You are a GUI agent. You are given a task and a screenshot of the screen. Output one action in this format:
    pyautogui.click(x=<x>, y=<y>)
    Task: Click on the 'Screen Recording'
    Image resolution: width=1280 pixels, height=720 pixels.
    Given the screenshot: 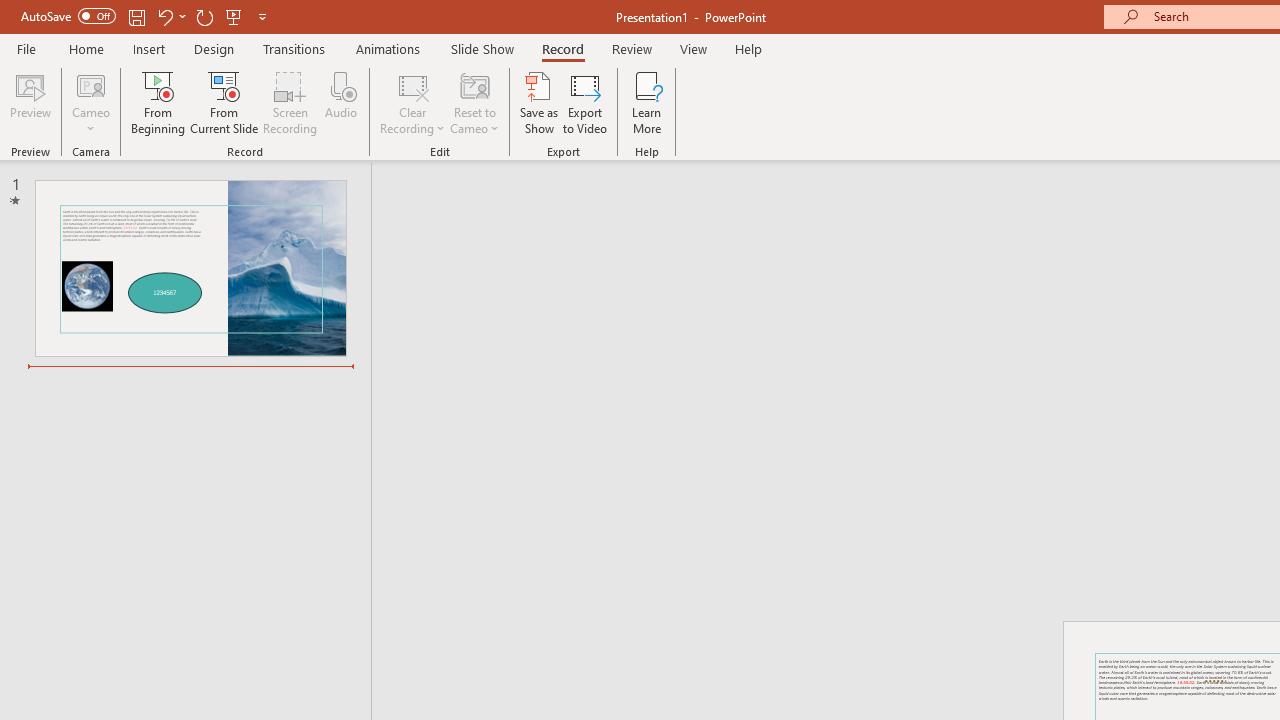 What is the action you would take?
    pyautogui.click(x=289, y=103)
    